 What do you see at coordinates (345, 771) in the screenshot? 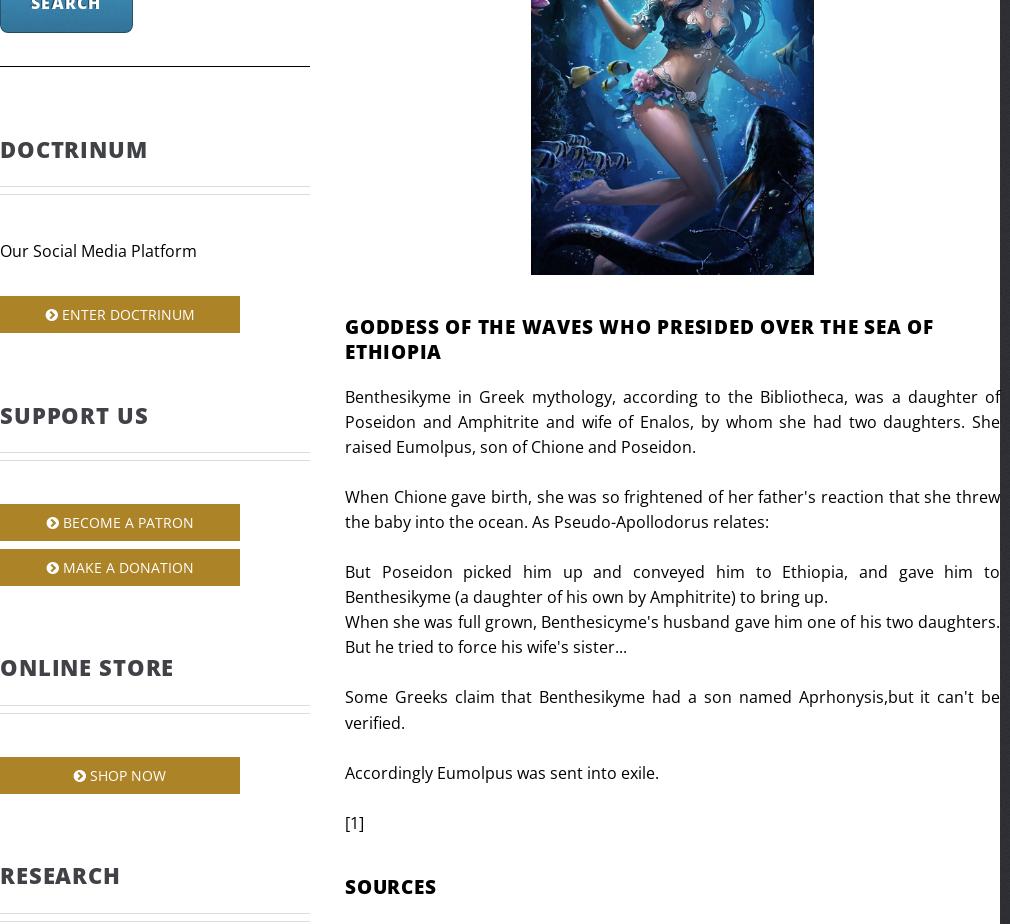
I see `'Accordingly Eumolpus was sent into exile.'` at bounding box center [345, 771].